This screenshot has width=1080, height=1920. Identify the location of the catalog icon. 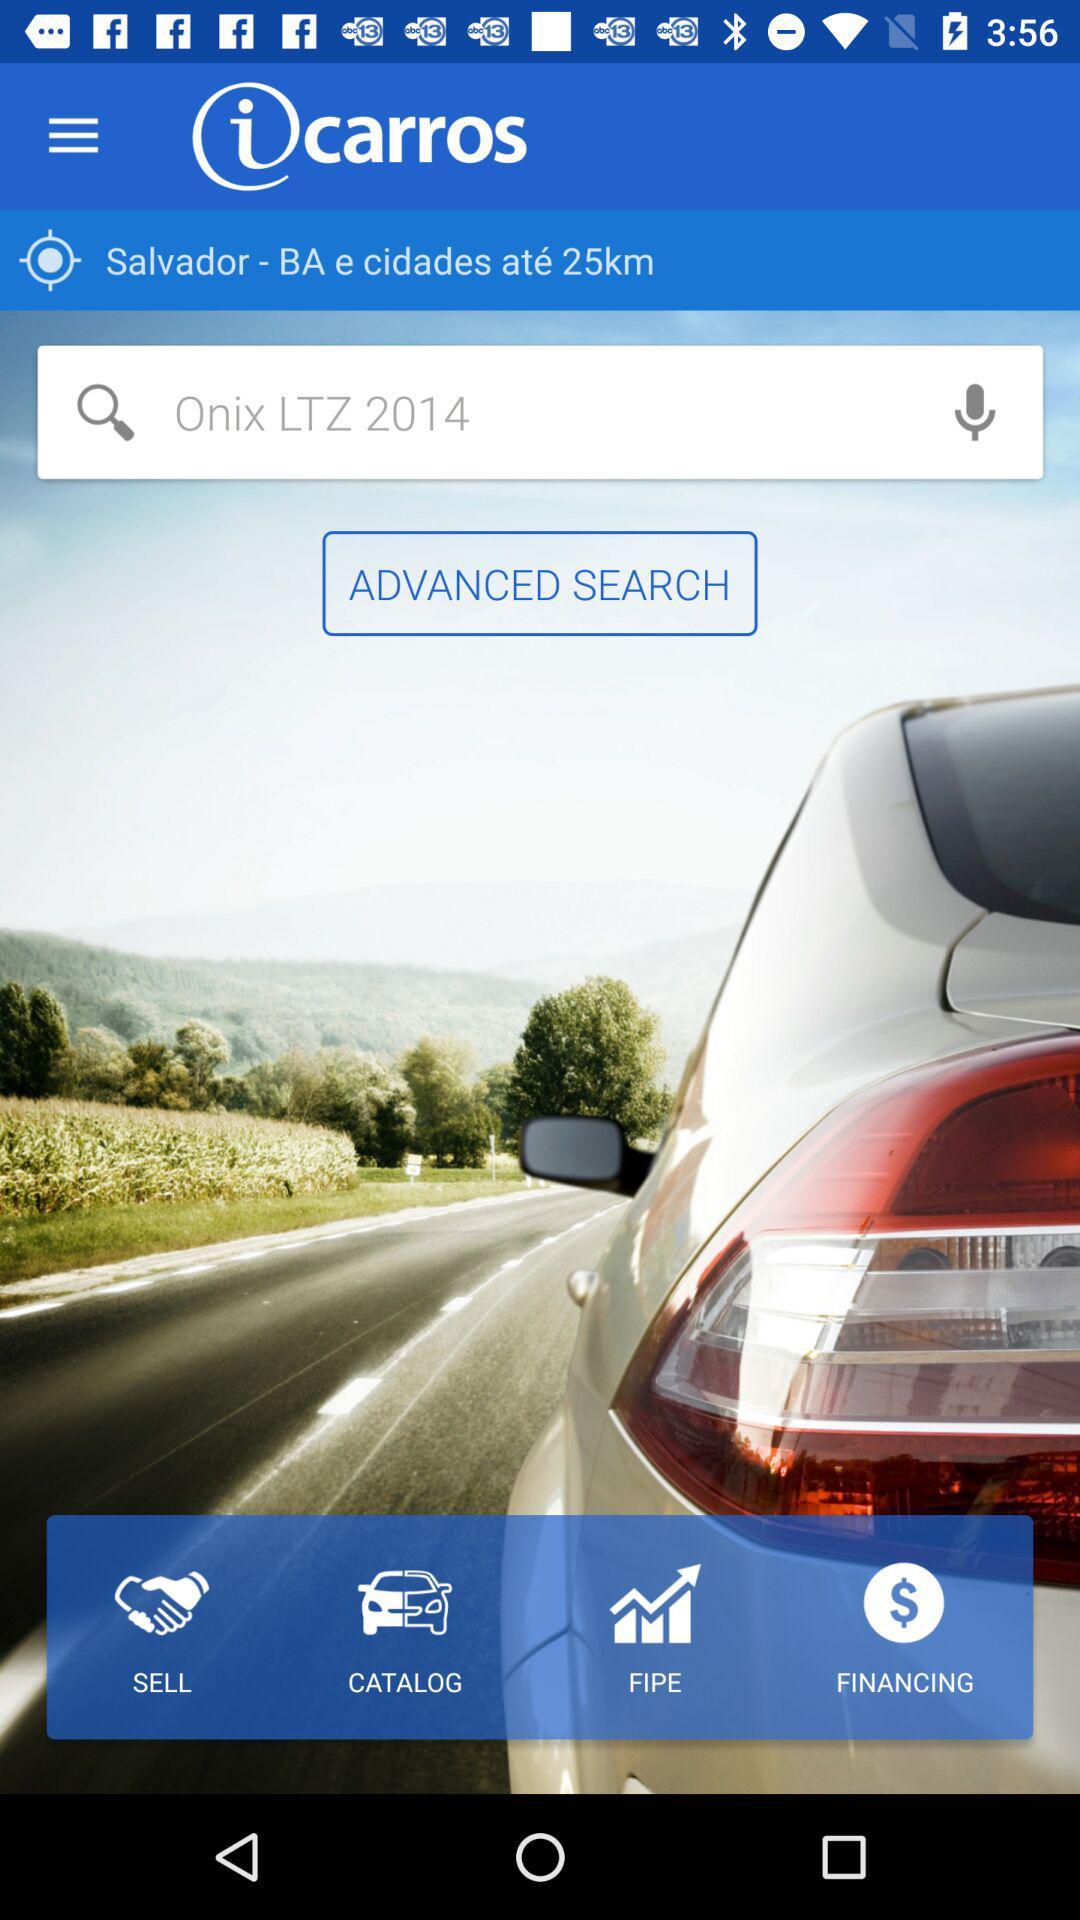
(405, 1627).